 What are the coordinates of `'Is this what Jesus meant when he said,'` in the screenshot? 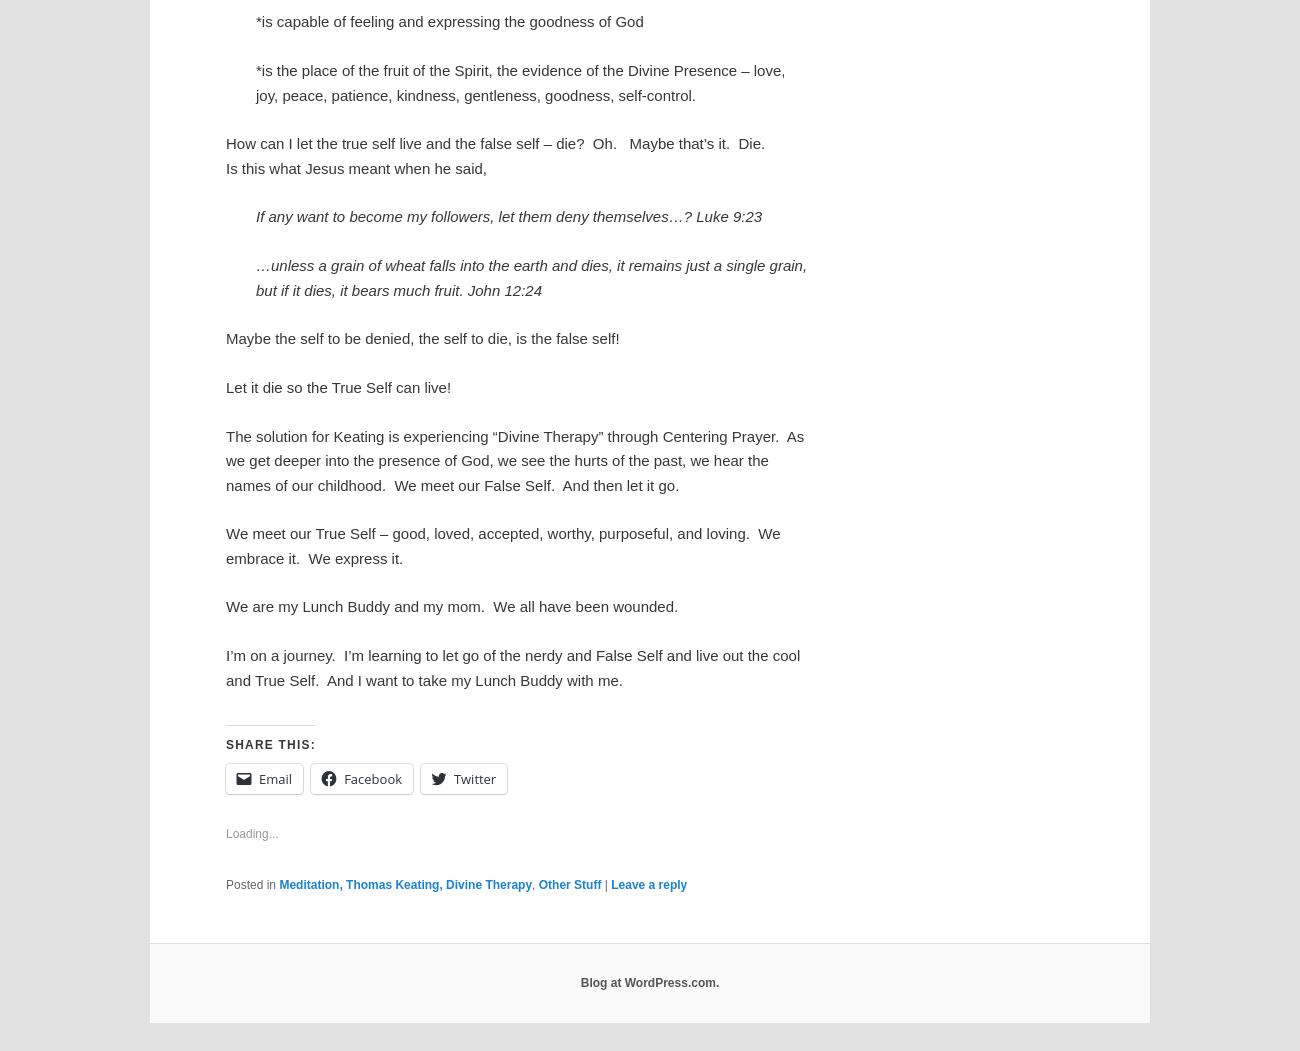 It's located at (354, 167).